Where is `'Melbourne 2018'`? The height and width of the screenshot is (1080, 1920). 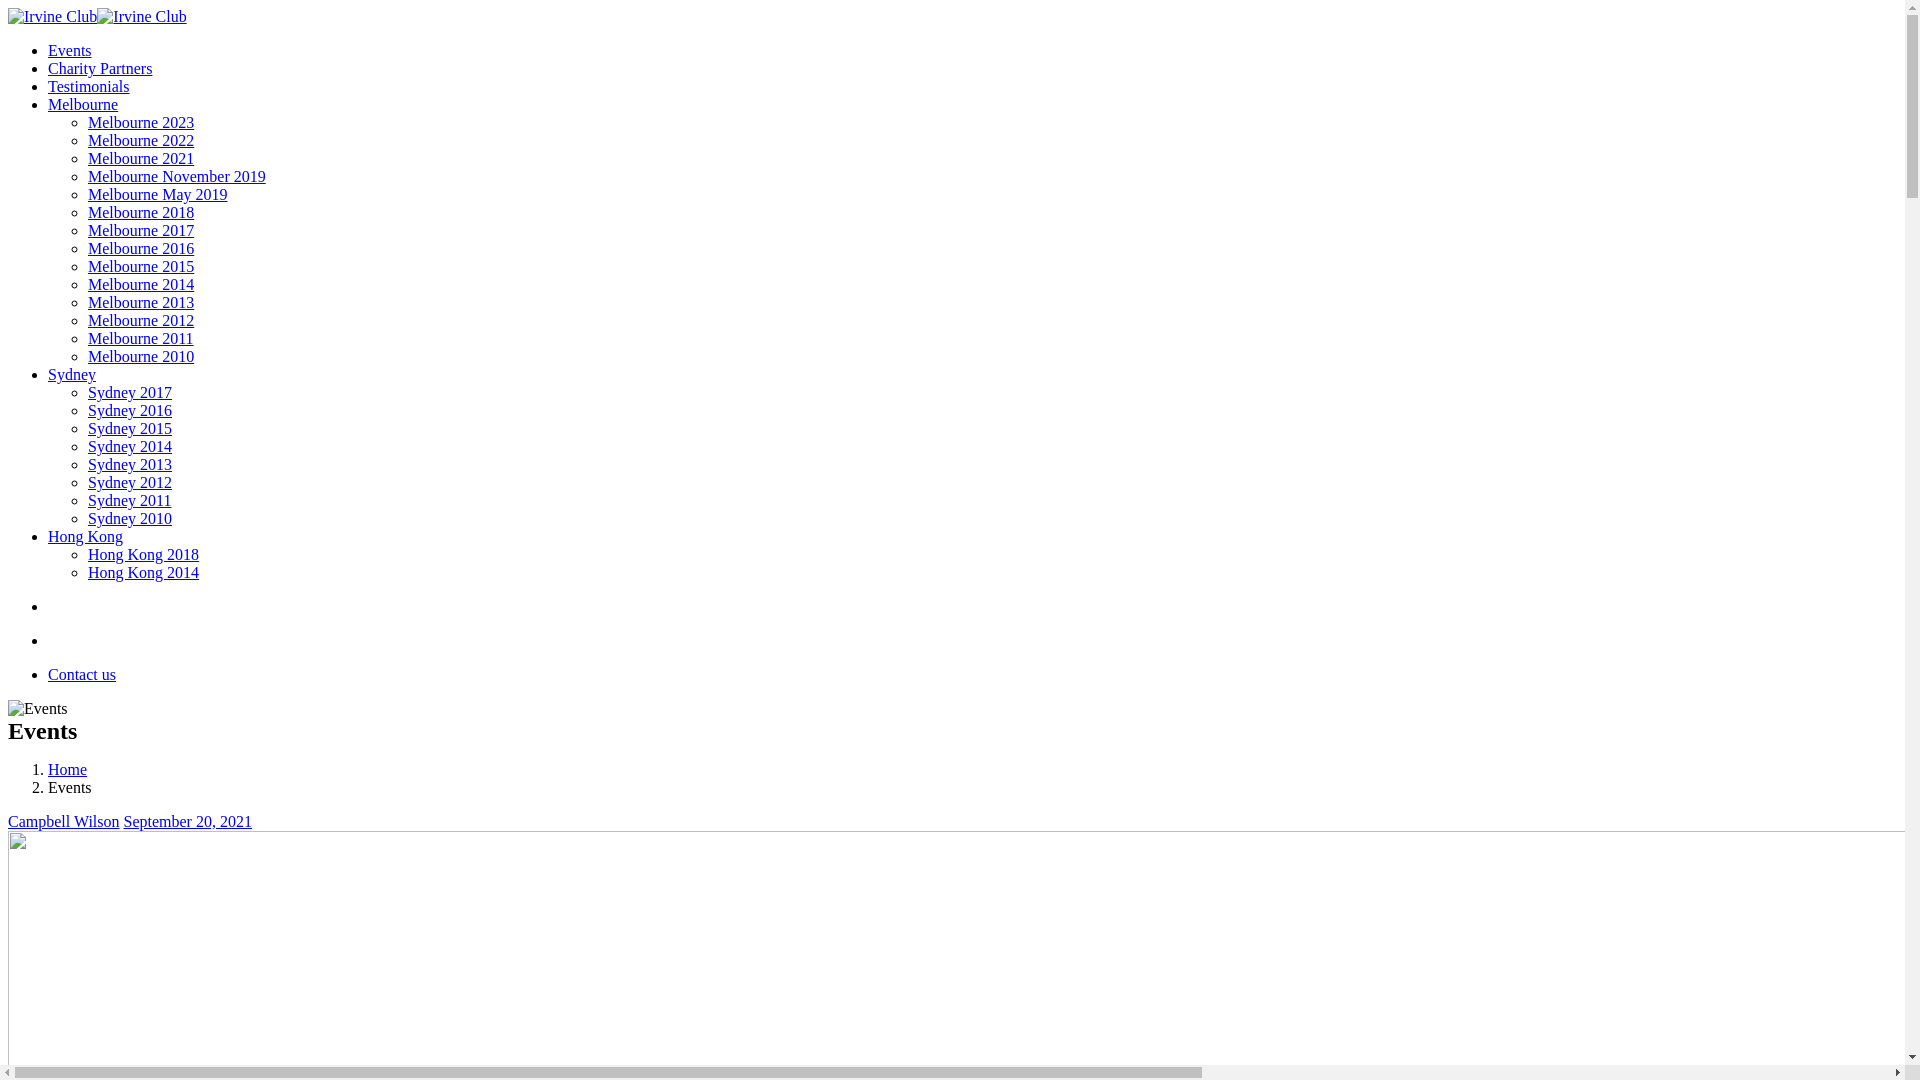 'Melbourne 2018' is located at coordinates (86, 212).